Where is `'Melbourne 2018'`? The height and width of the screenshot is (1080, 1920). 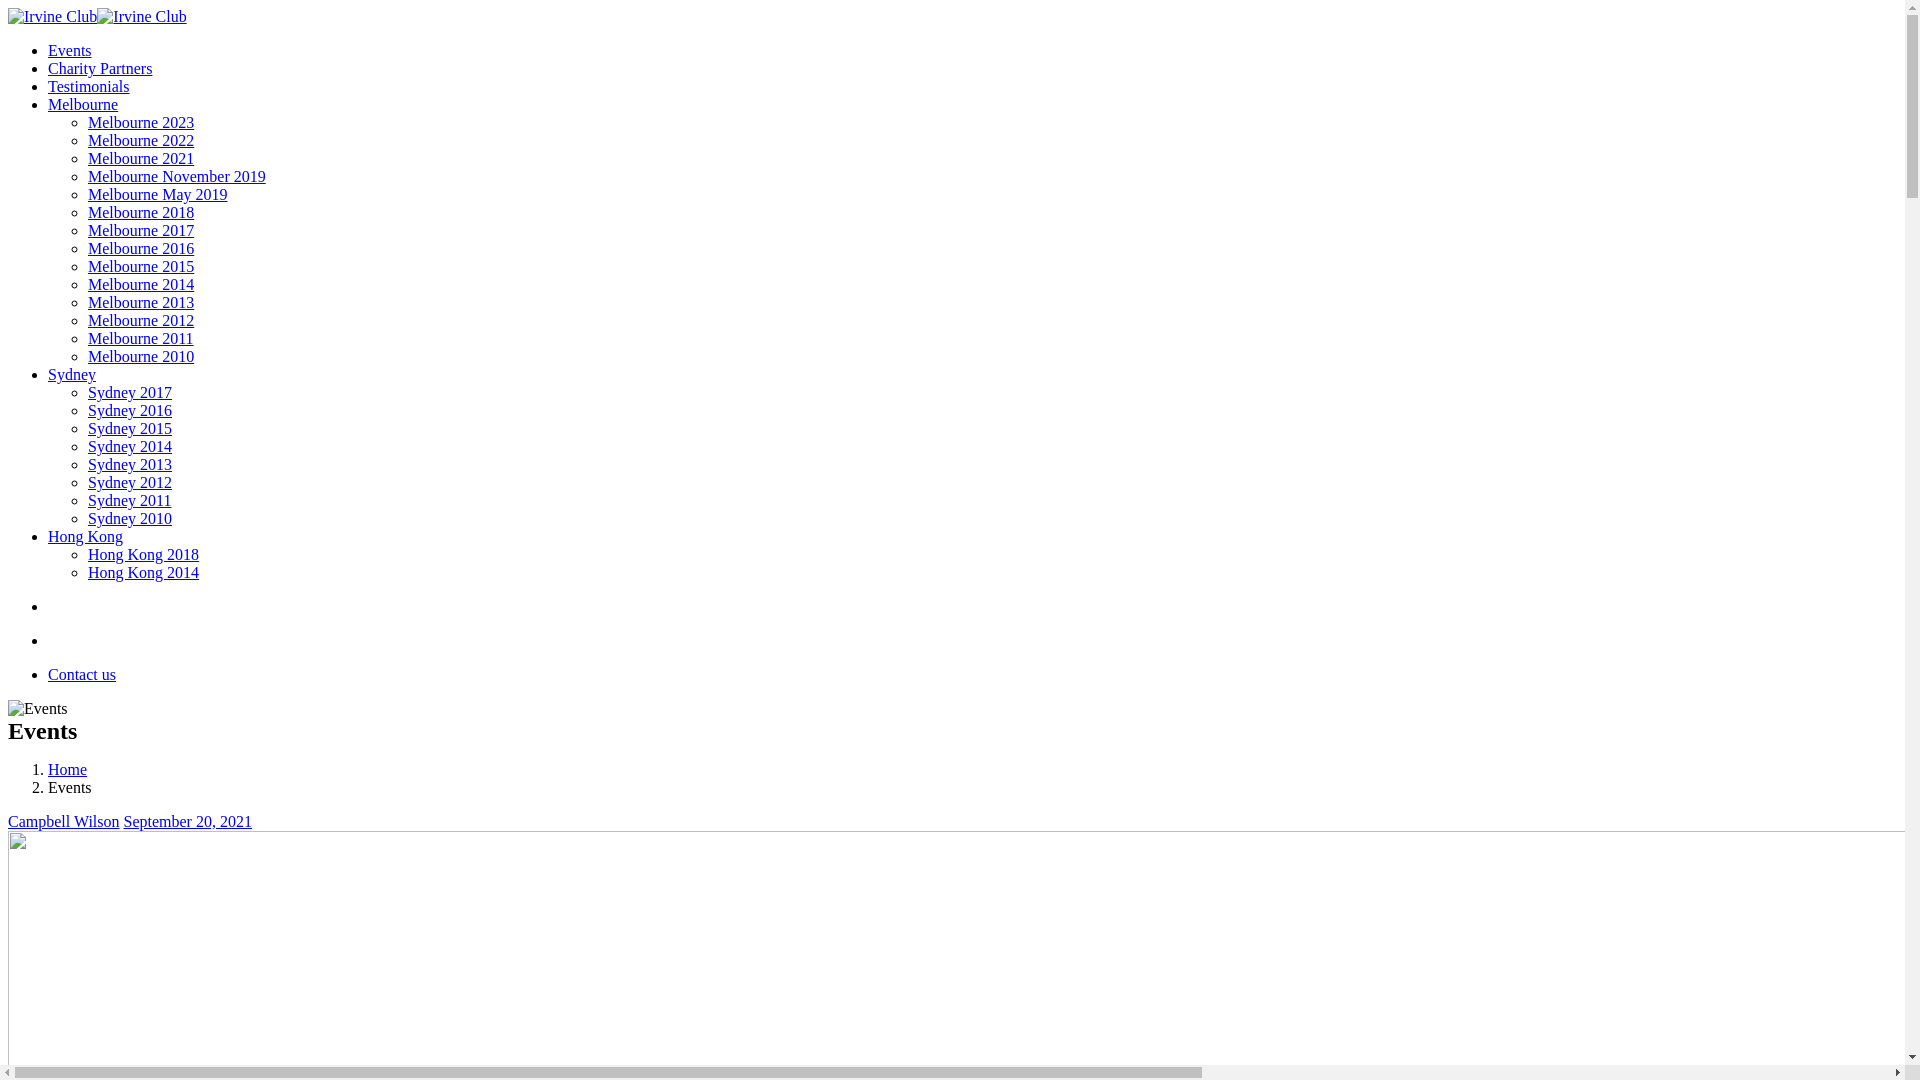 'Melbourne 2018' is located at coordinates (86, 212).